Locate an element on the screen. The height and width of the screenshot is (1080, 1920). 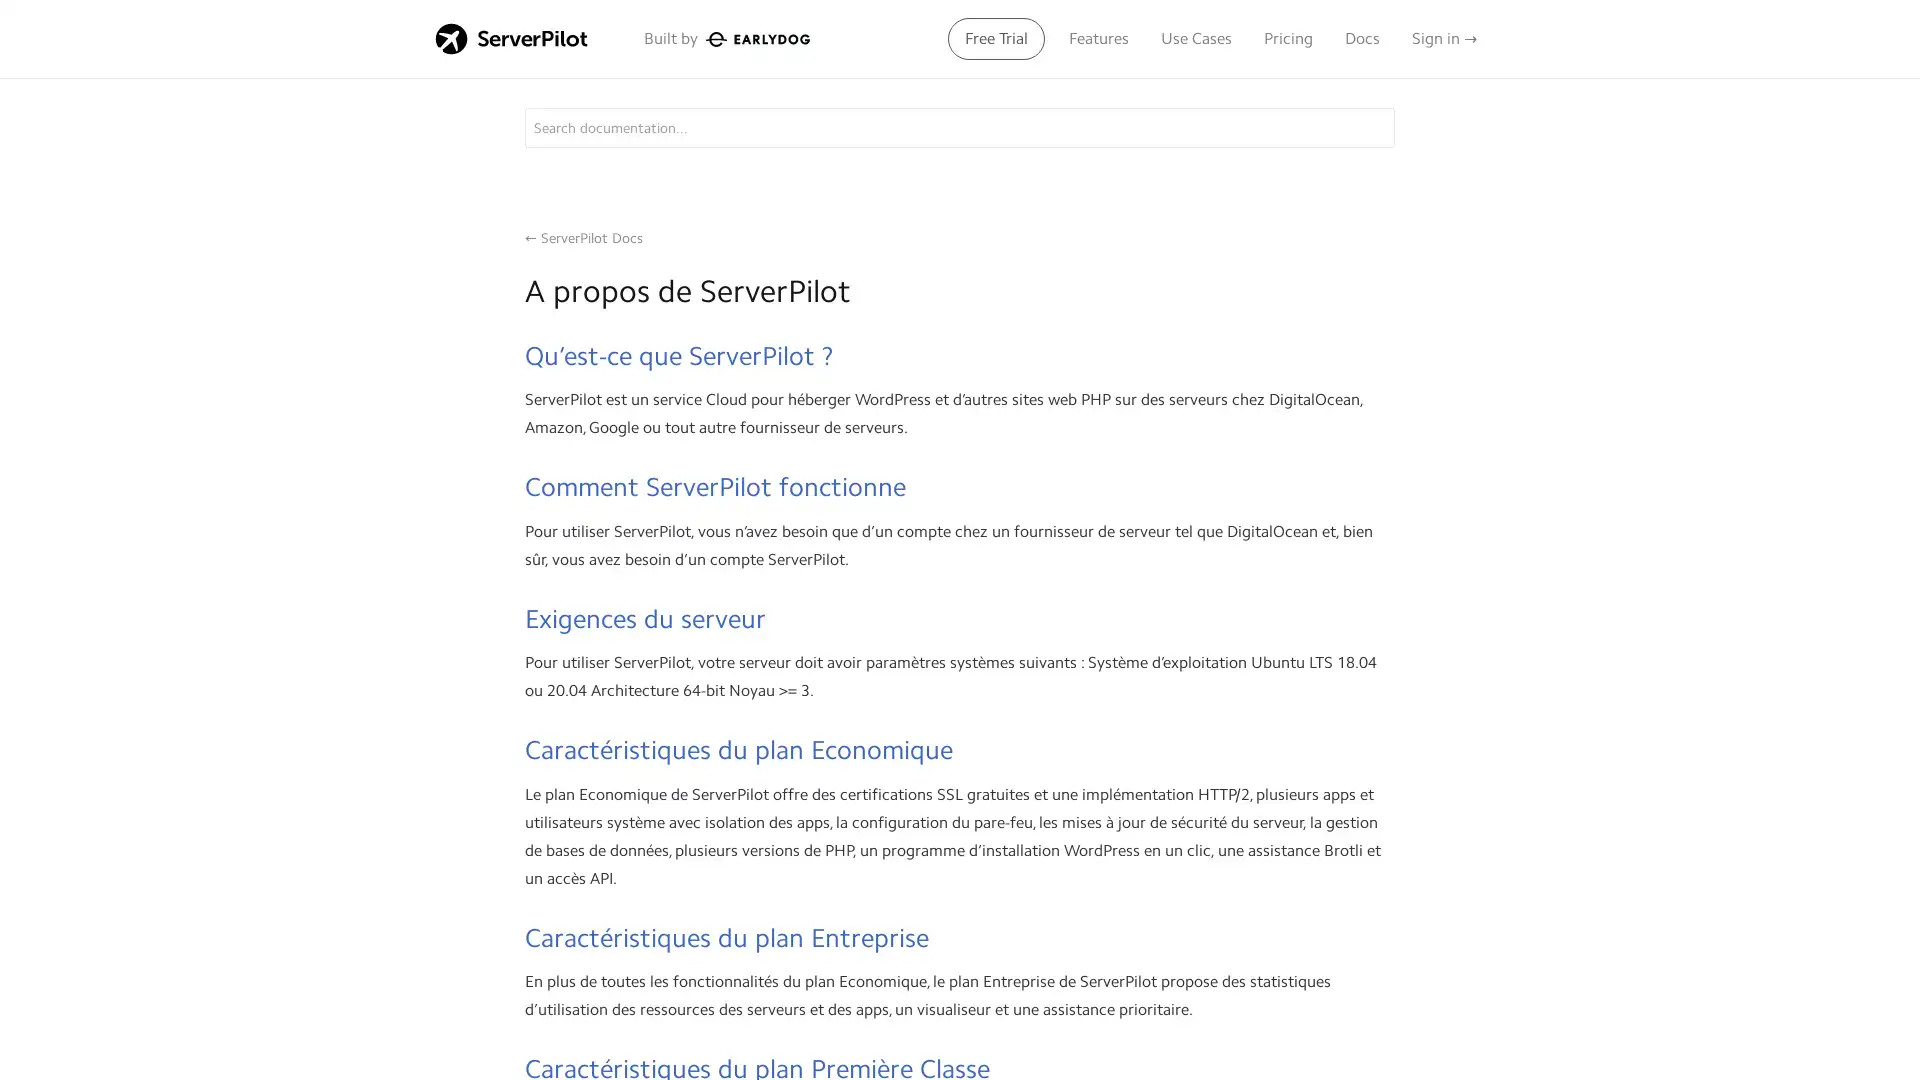
Docs is located at coordinates (1361, 38).